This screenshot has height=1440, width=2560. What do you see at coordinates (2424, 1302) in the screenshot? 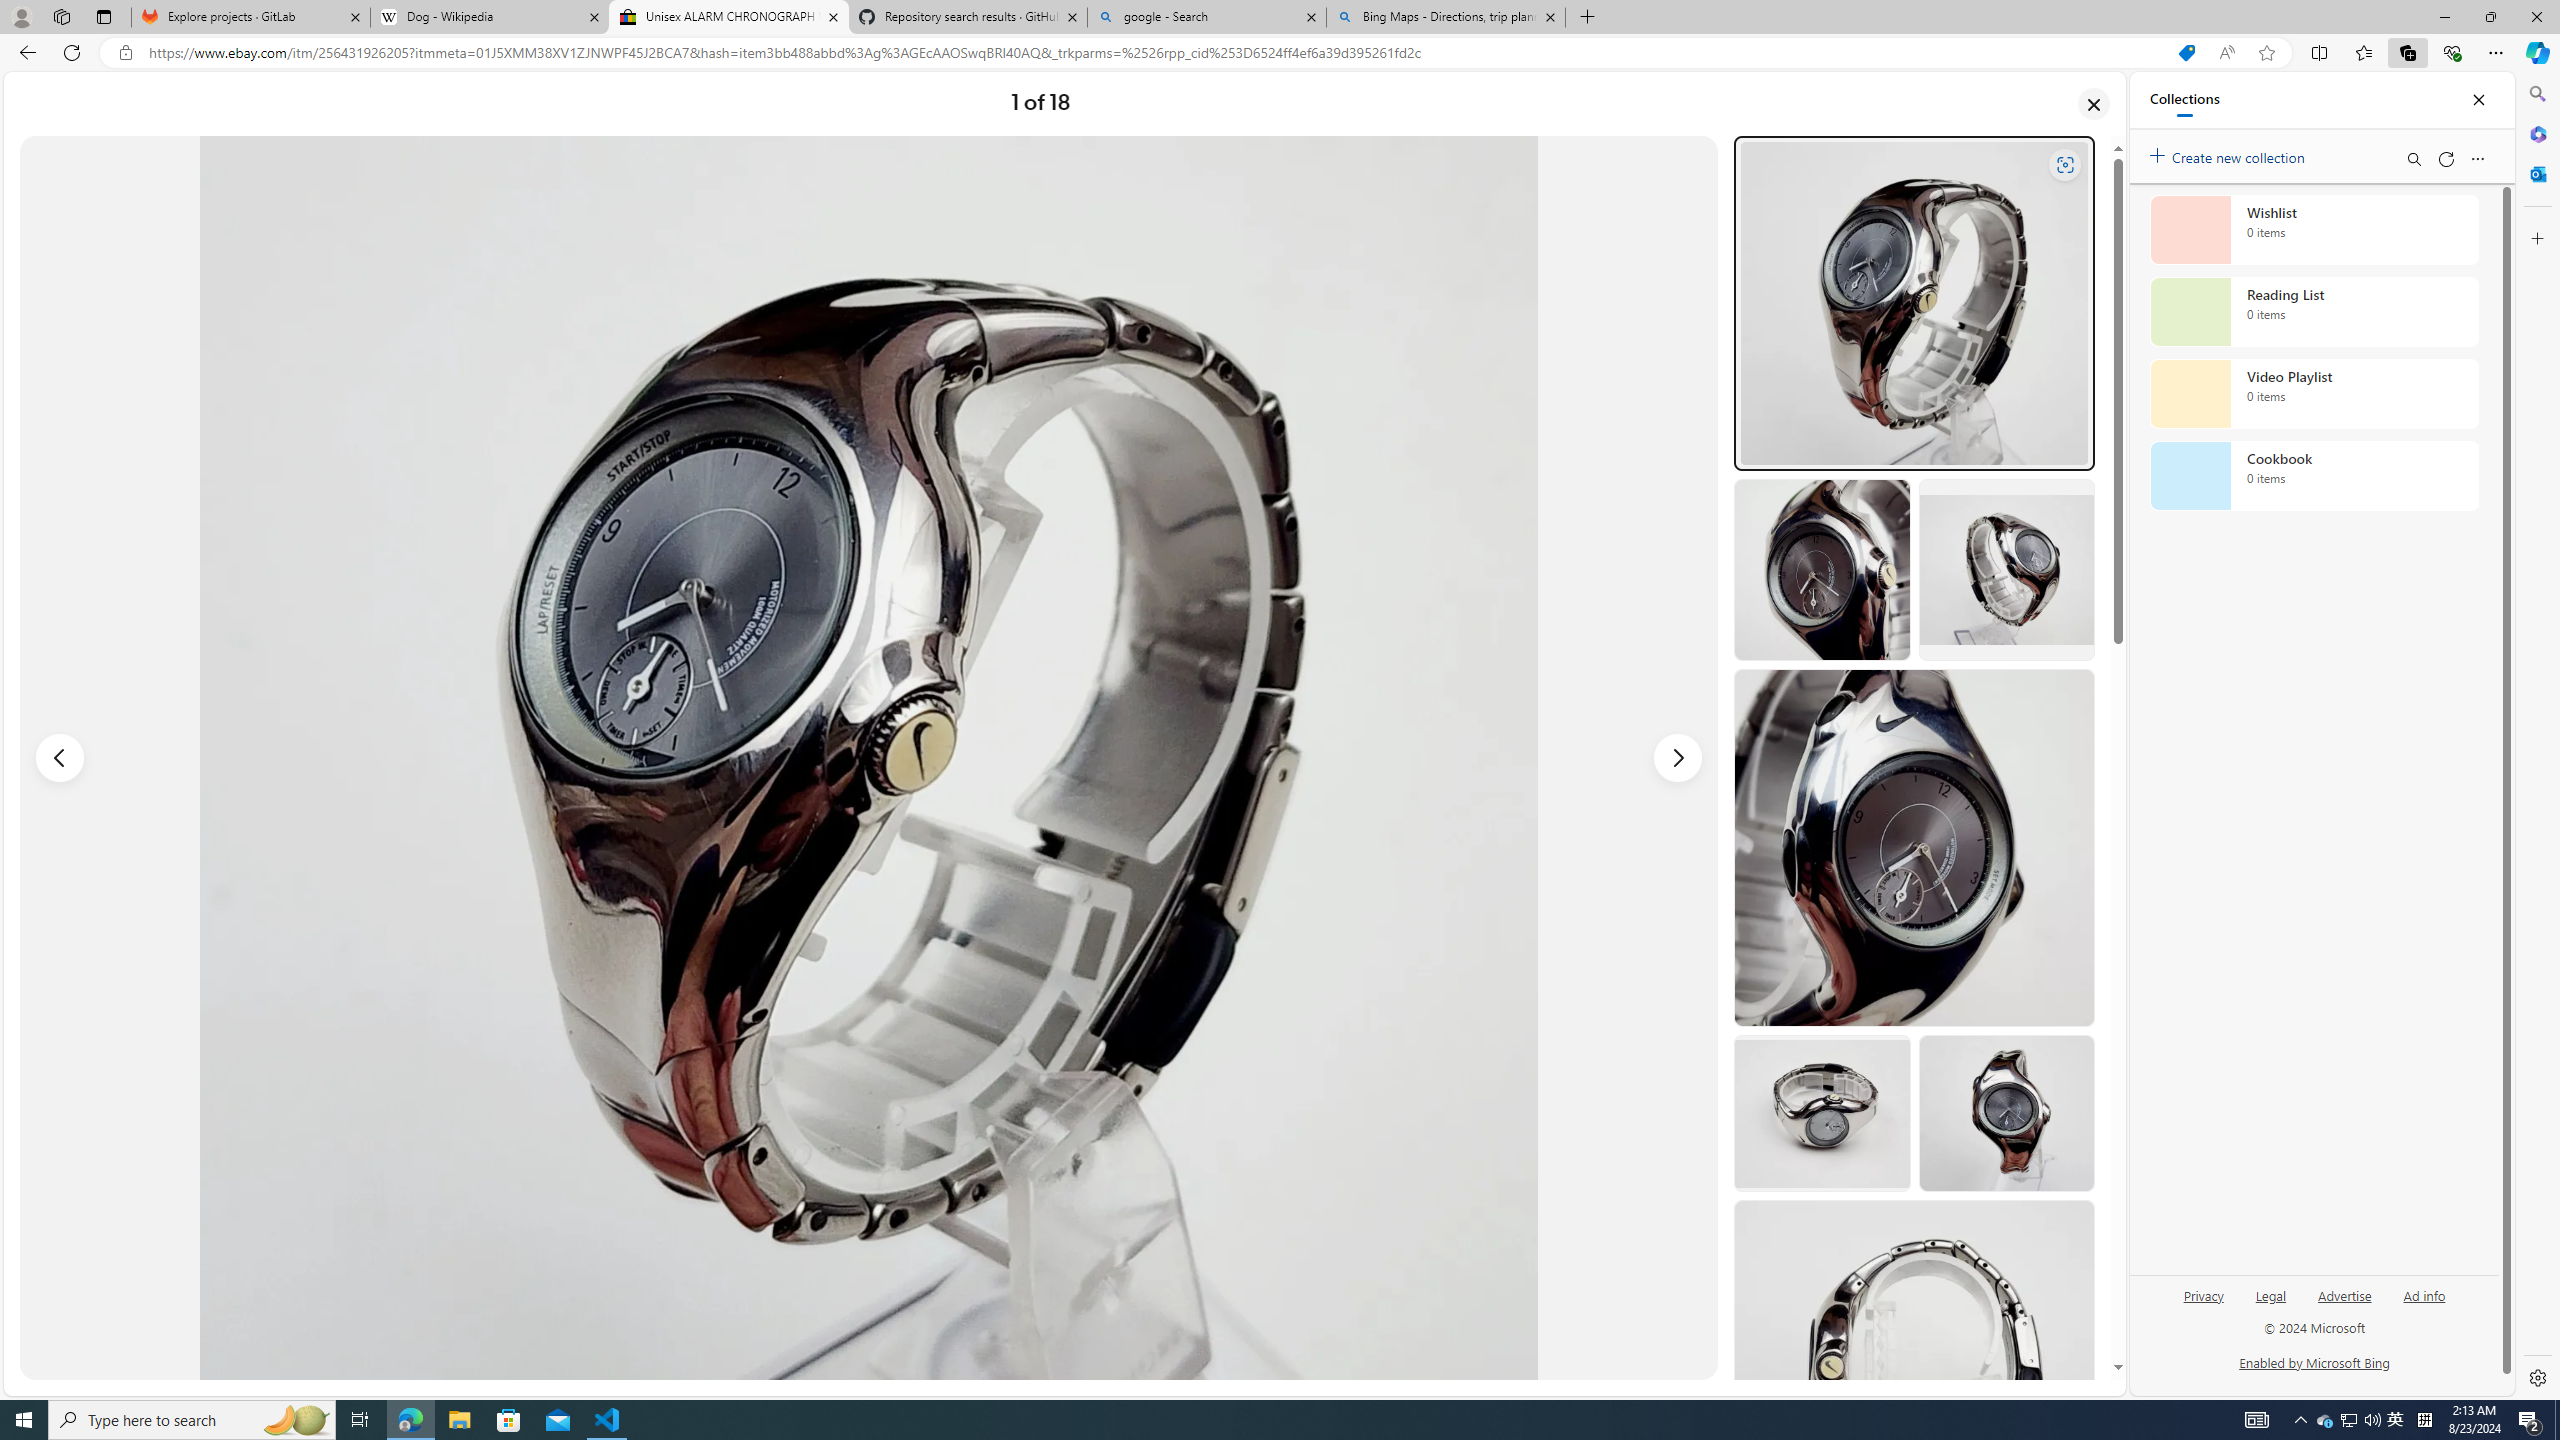
I see `'Ad info'` at bounding box center [2424, 1302].